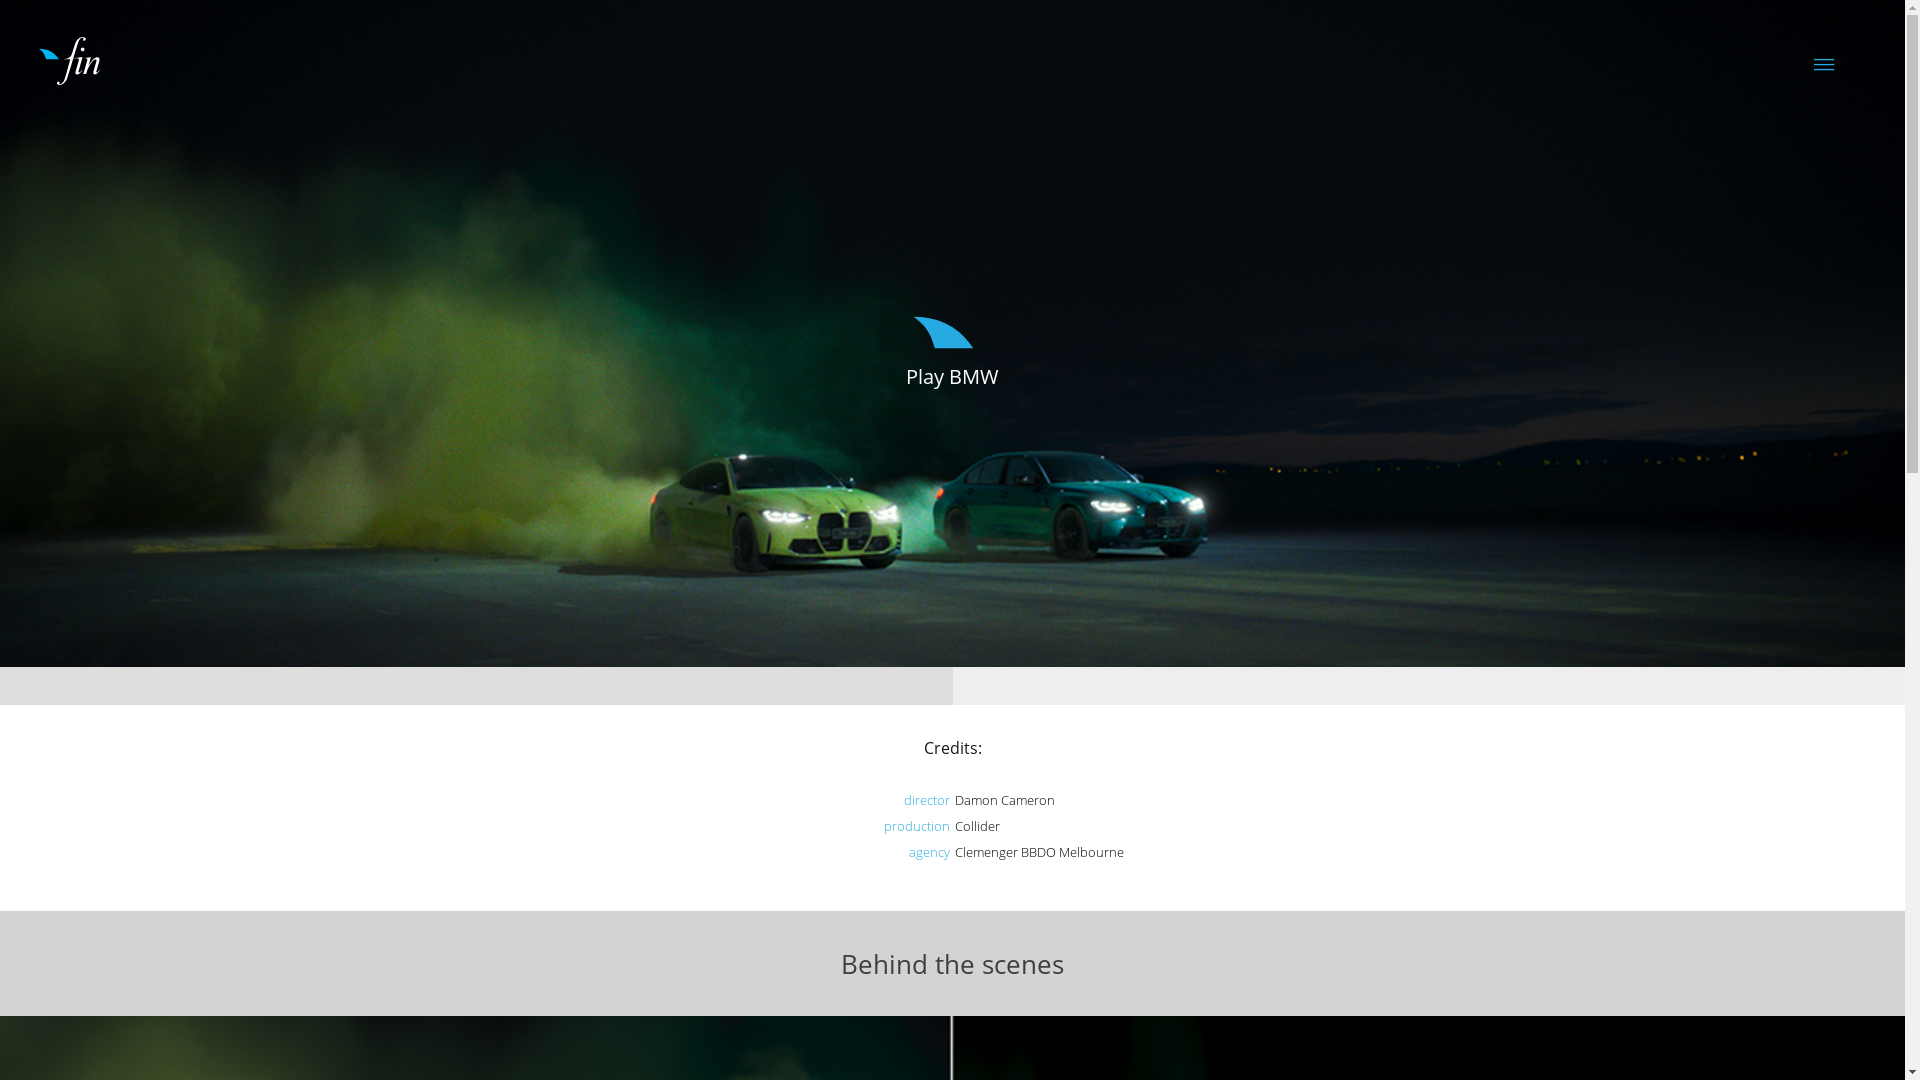 This screenshot has width=1920, height=1080. What do you see at coordinates (1003, 798) in the screenshot?
I see `'Damon Cameron'` at bounding box center [1003, 798].